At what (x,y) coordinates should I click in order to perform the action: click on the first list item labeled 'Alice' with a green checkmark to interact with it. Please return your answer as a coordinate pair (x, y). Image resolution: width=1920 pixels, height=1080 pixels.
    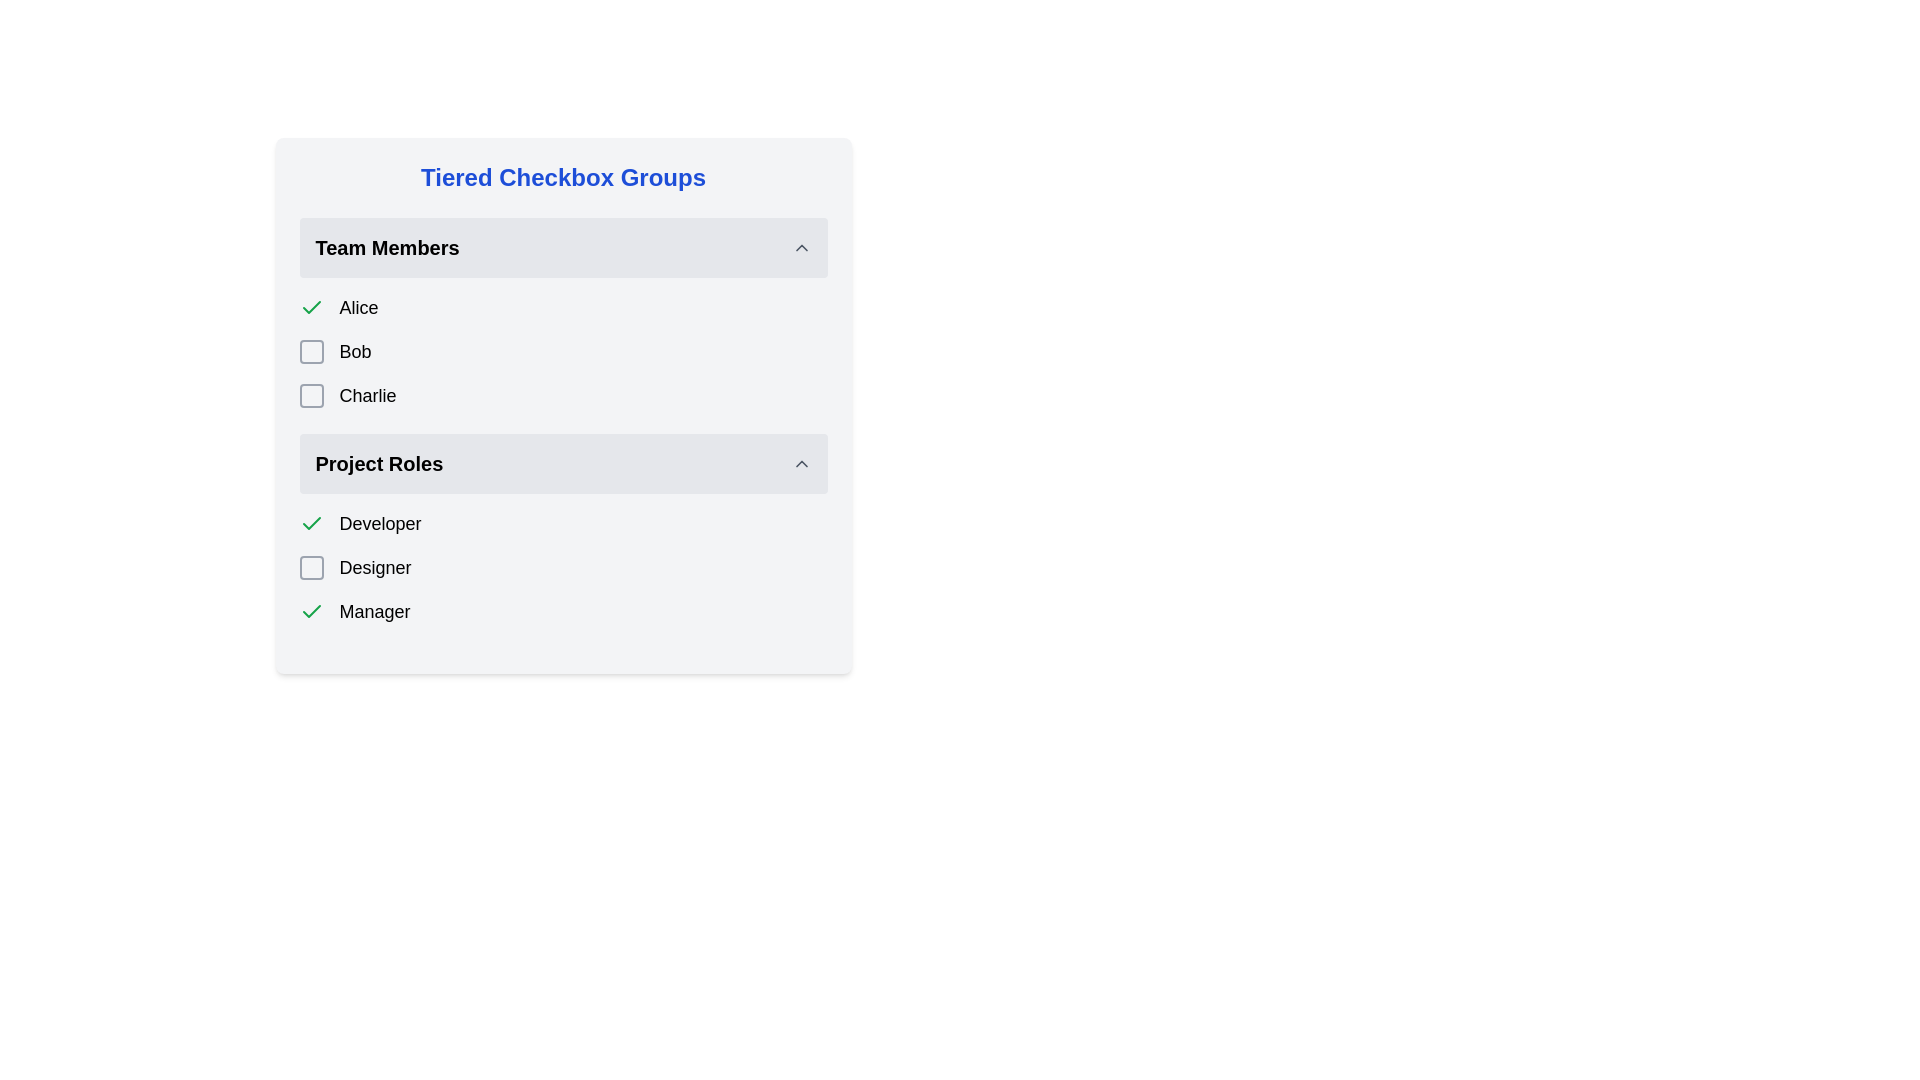
    Looking at the image, I should click on (562, 308).